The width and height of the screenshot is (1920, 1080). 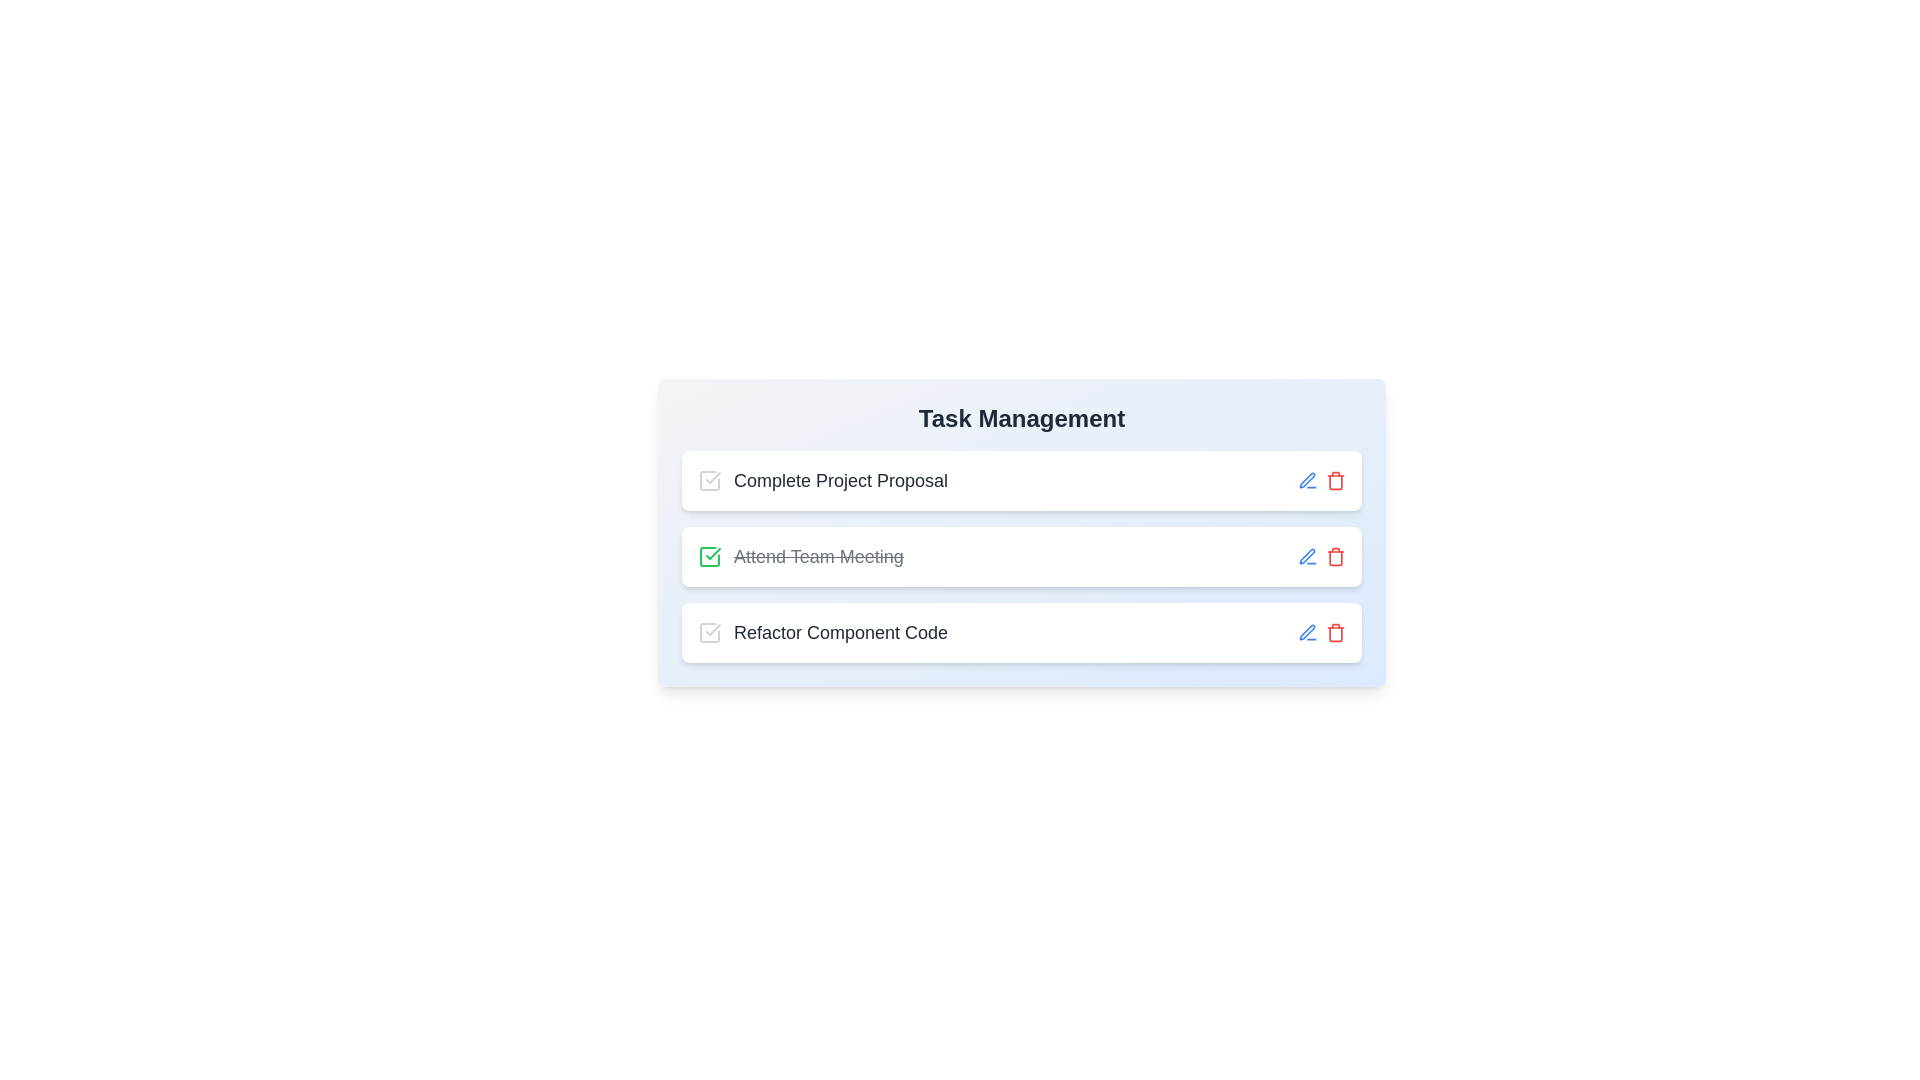 What do you see at coordinates (1335, 556) in the screenshot?
I see `the small red trash icon representing the delete action located to the far right of the row labeled 'Attend Team Meeting'` at bounding box center [1335, 556].